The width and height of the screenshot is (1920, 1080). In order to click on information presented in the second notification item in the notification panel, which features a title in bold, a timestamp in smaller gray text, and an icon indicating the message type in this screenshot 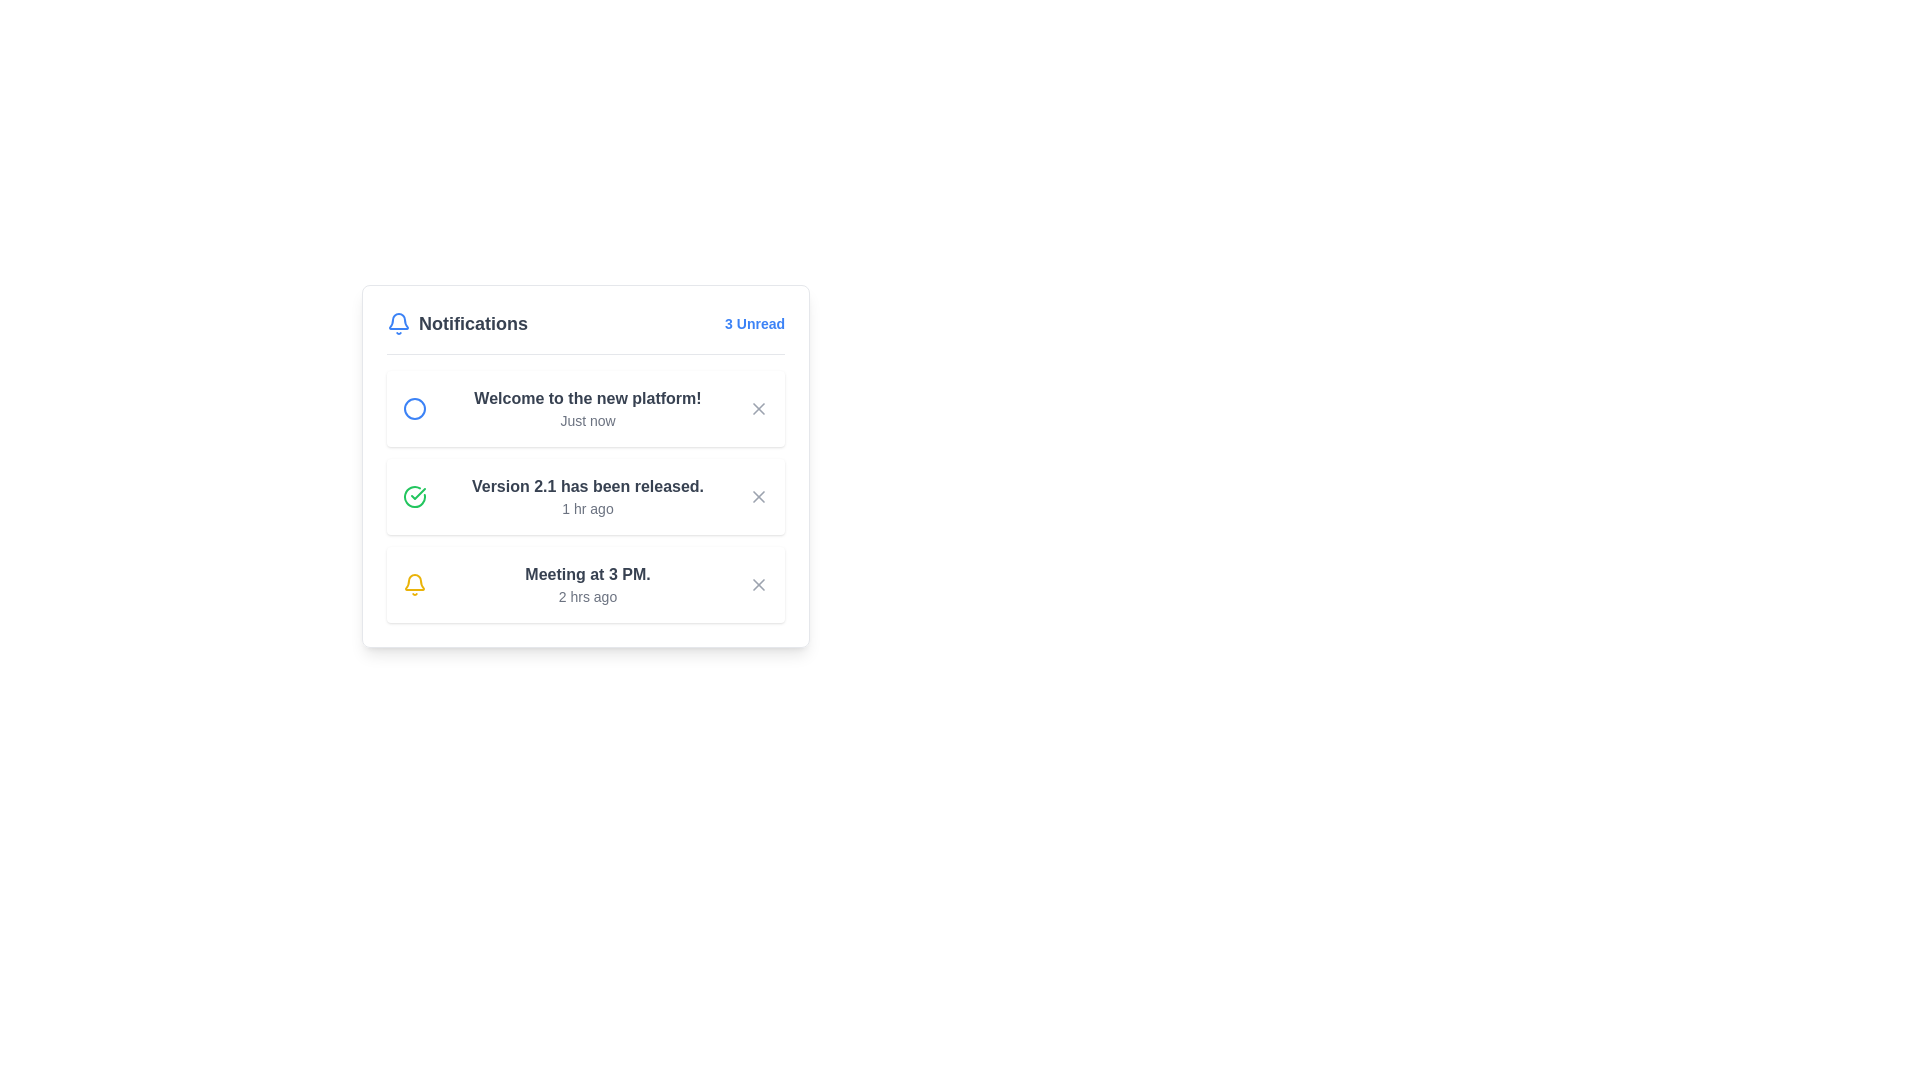, I will do `click(584, 489)`.